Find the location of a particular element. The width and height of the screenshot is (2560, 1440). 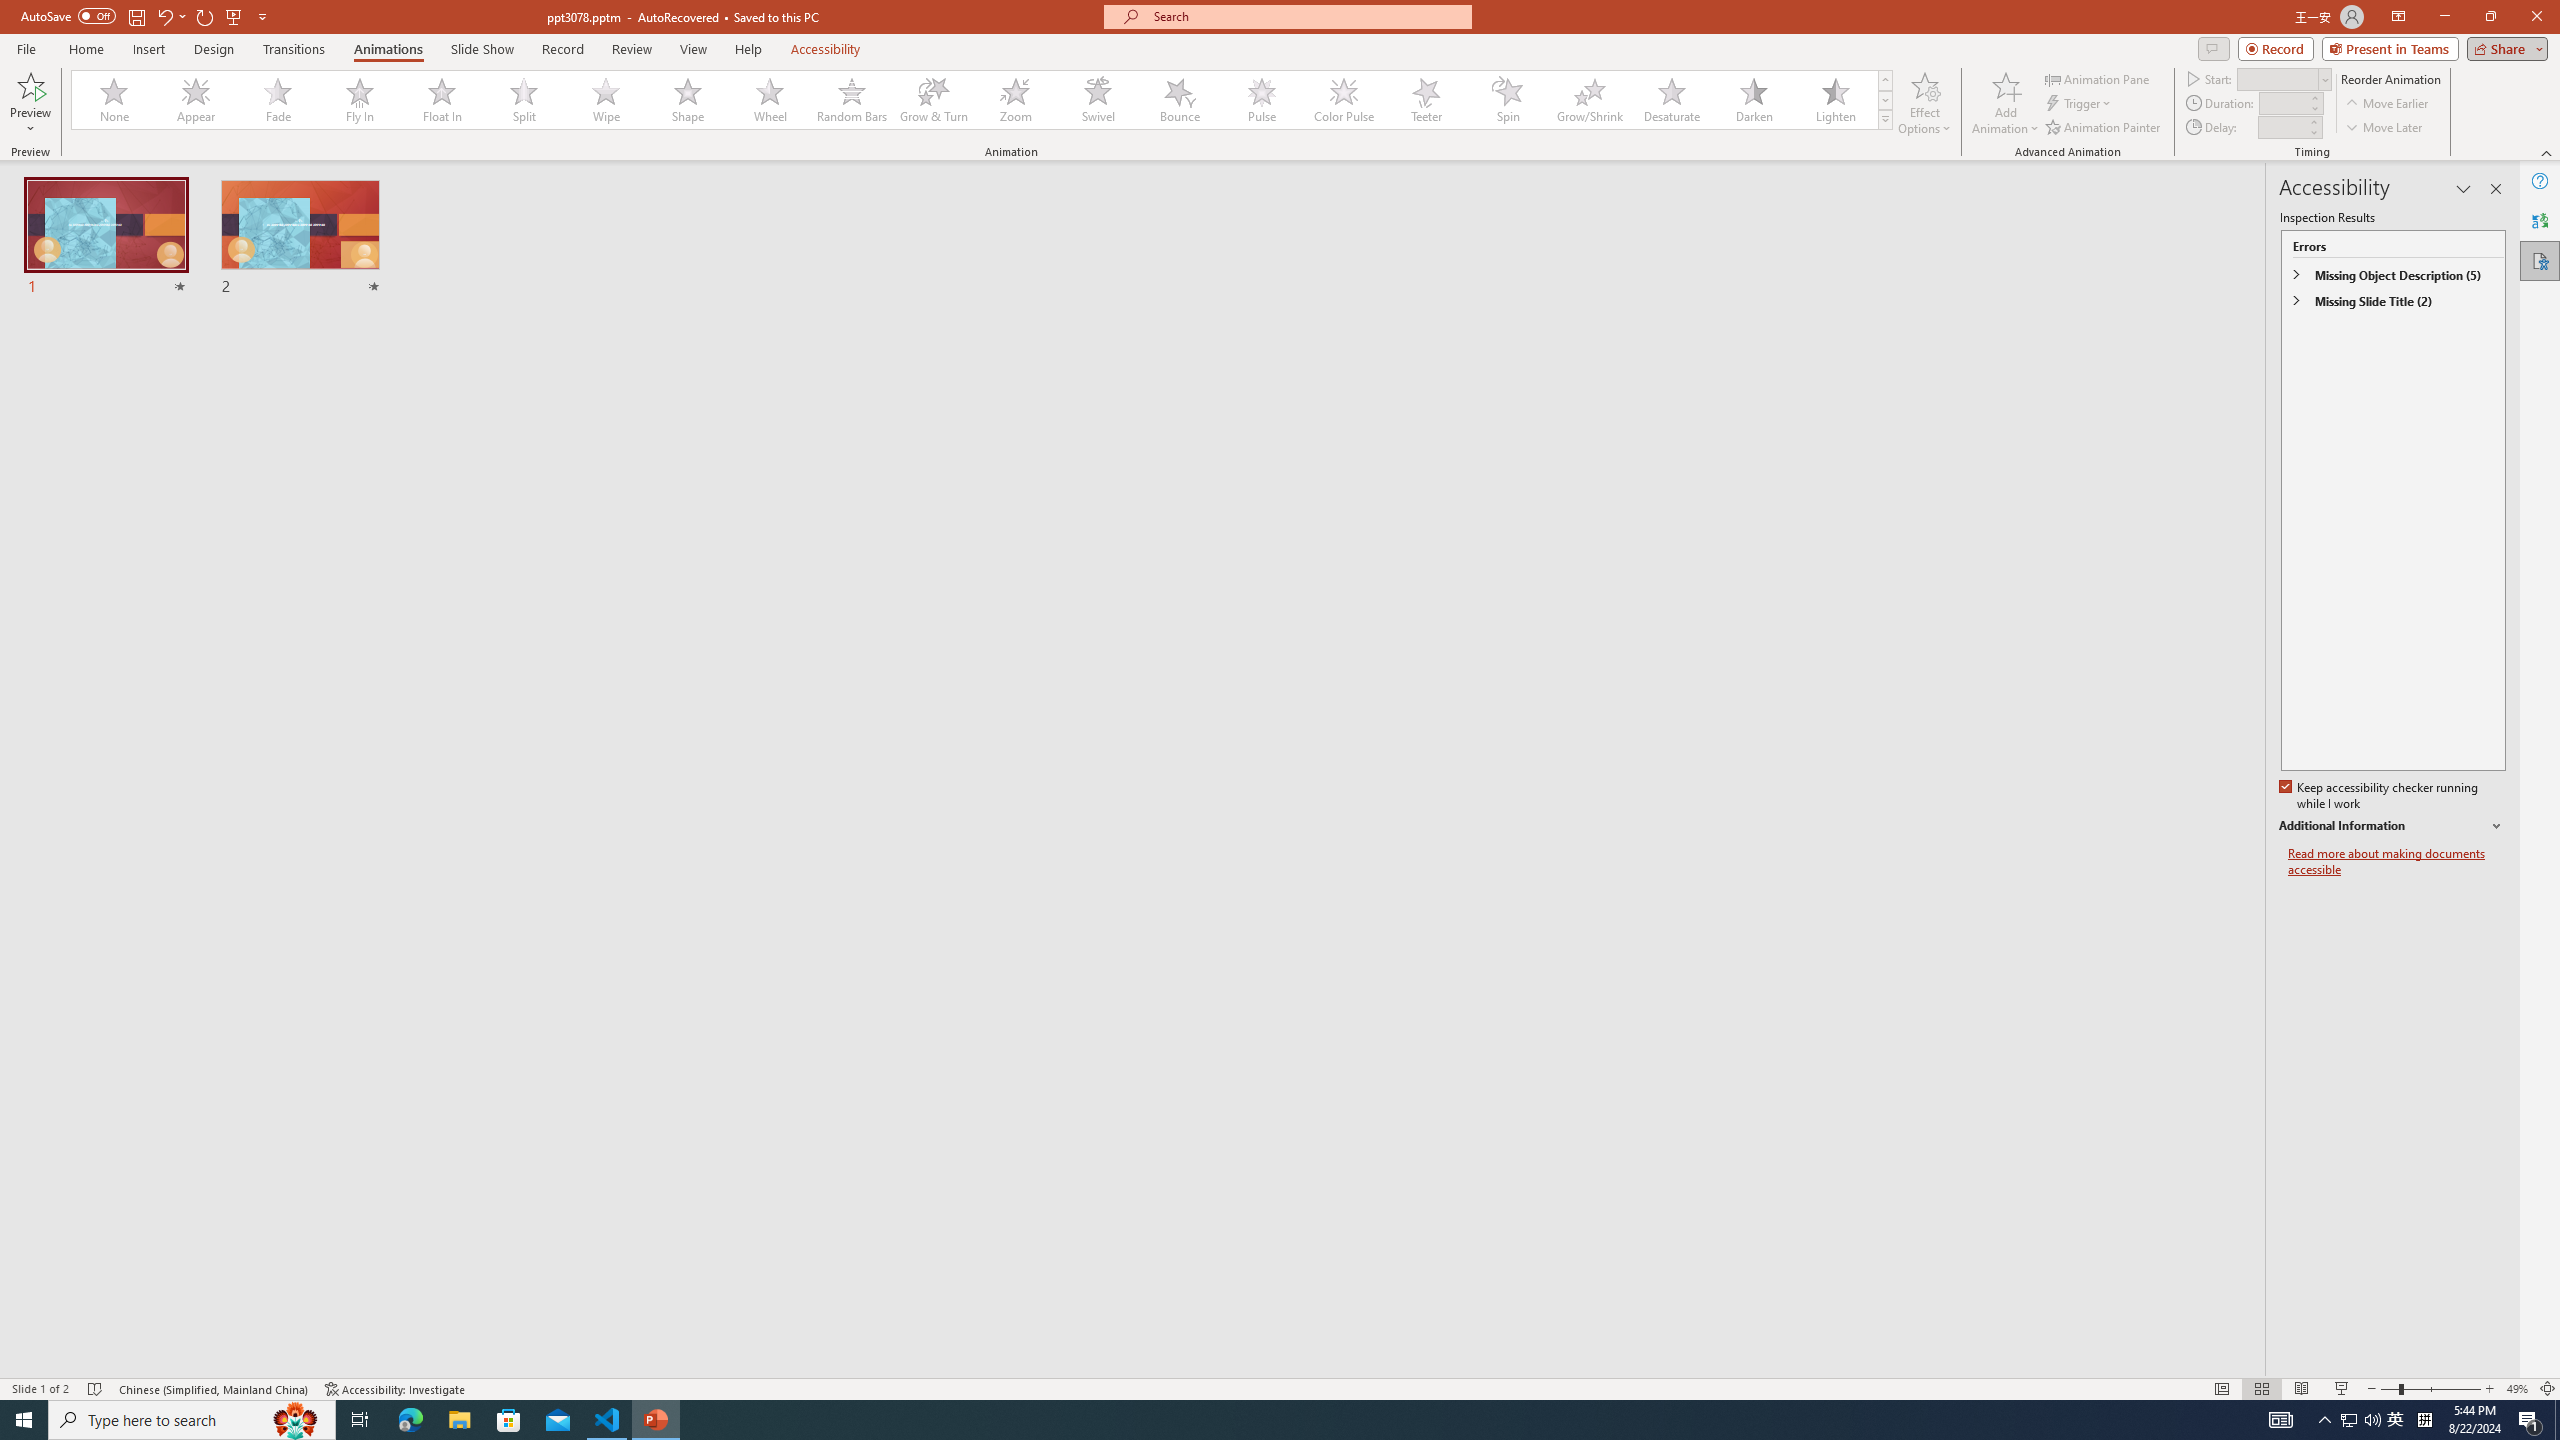

'Zoom 49%' is located at coordinates (2516, 1389).